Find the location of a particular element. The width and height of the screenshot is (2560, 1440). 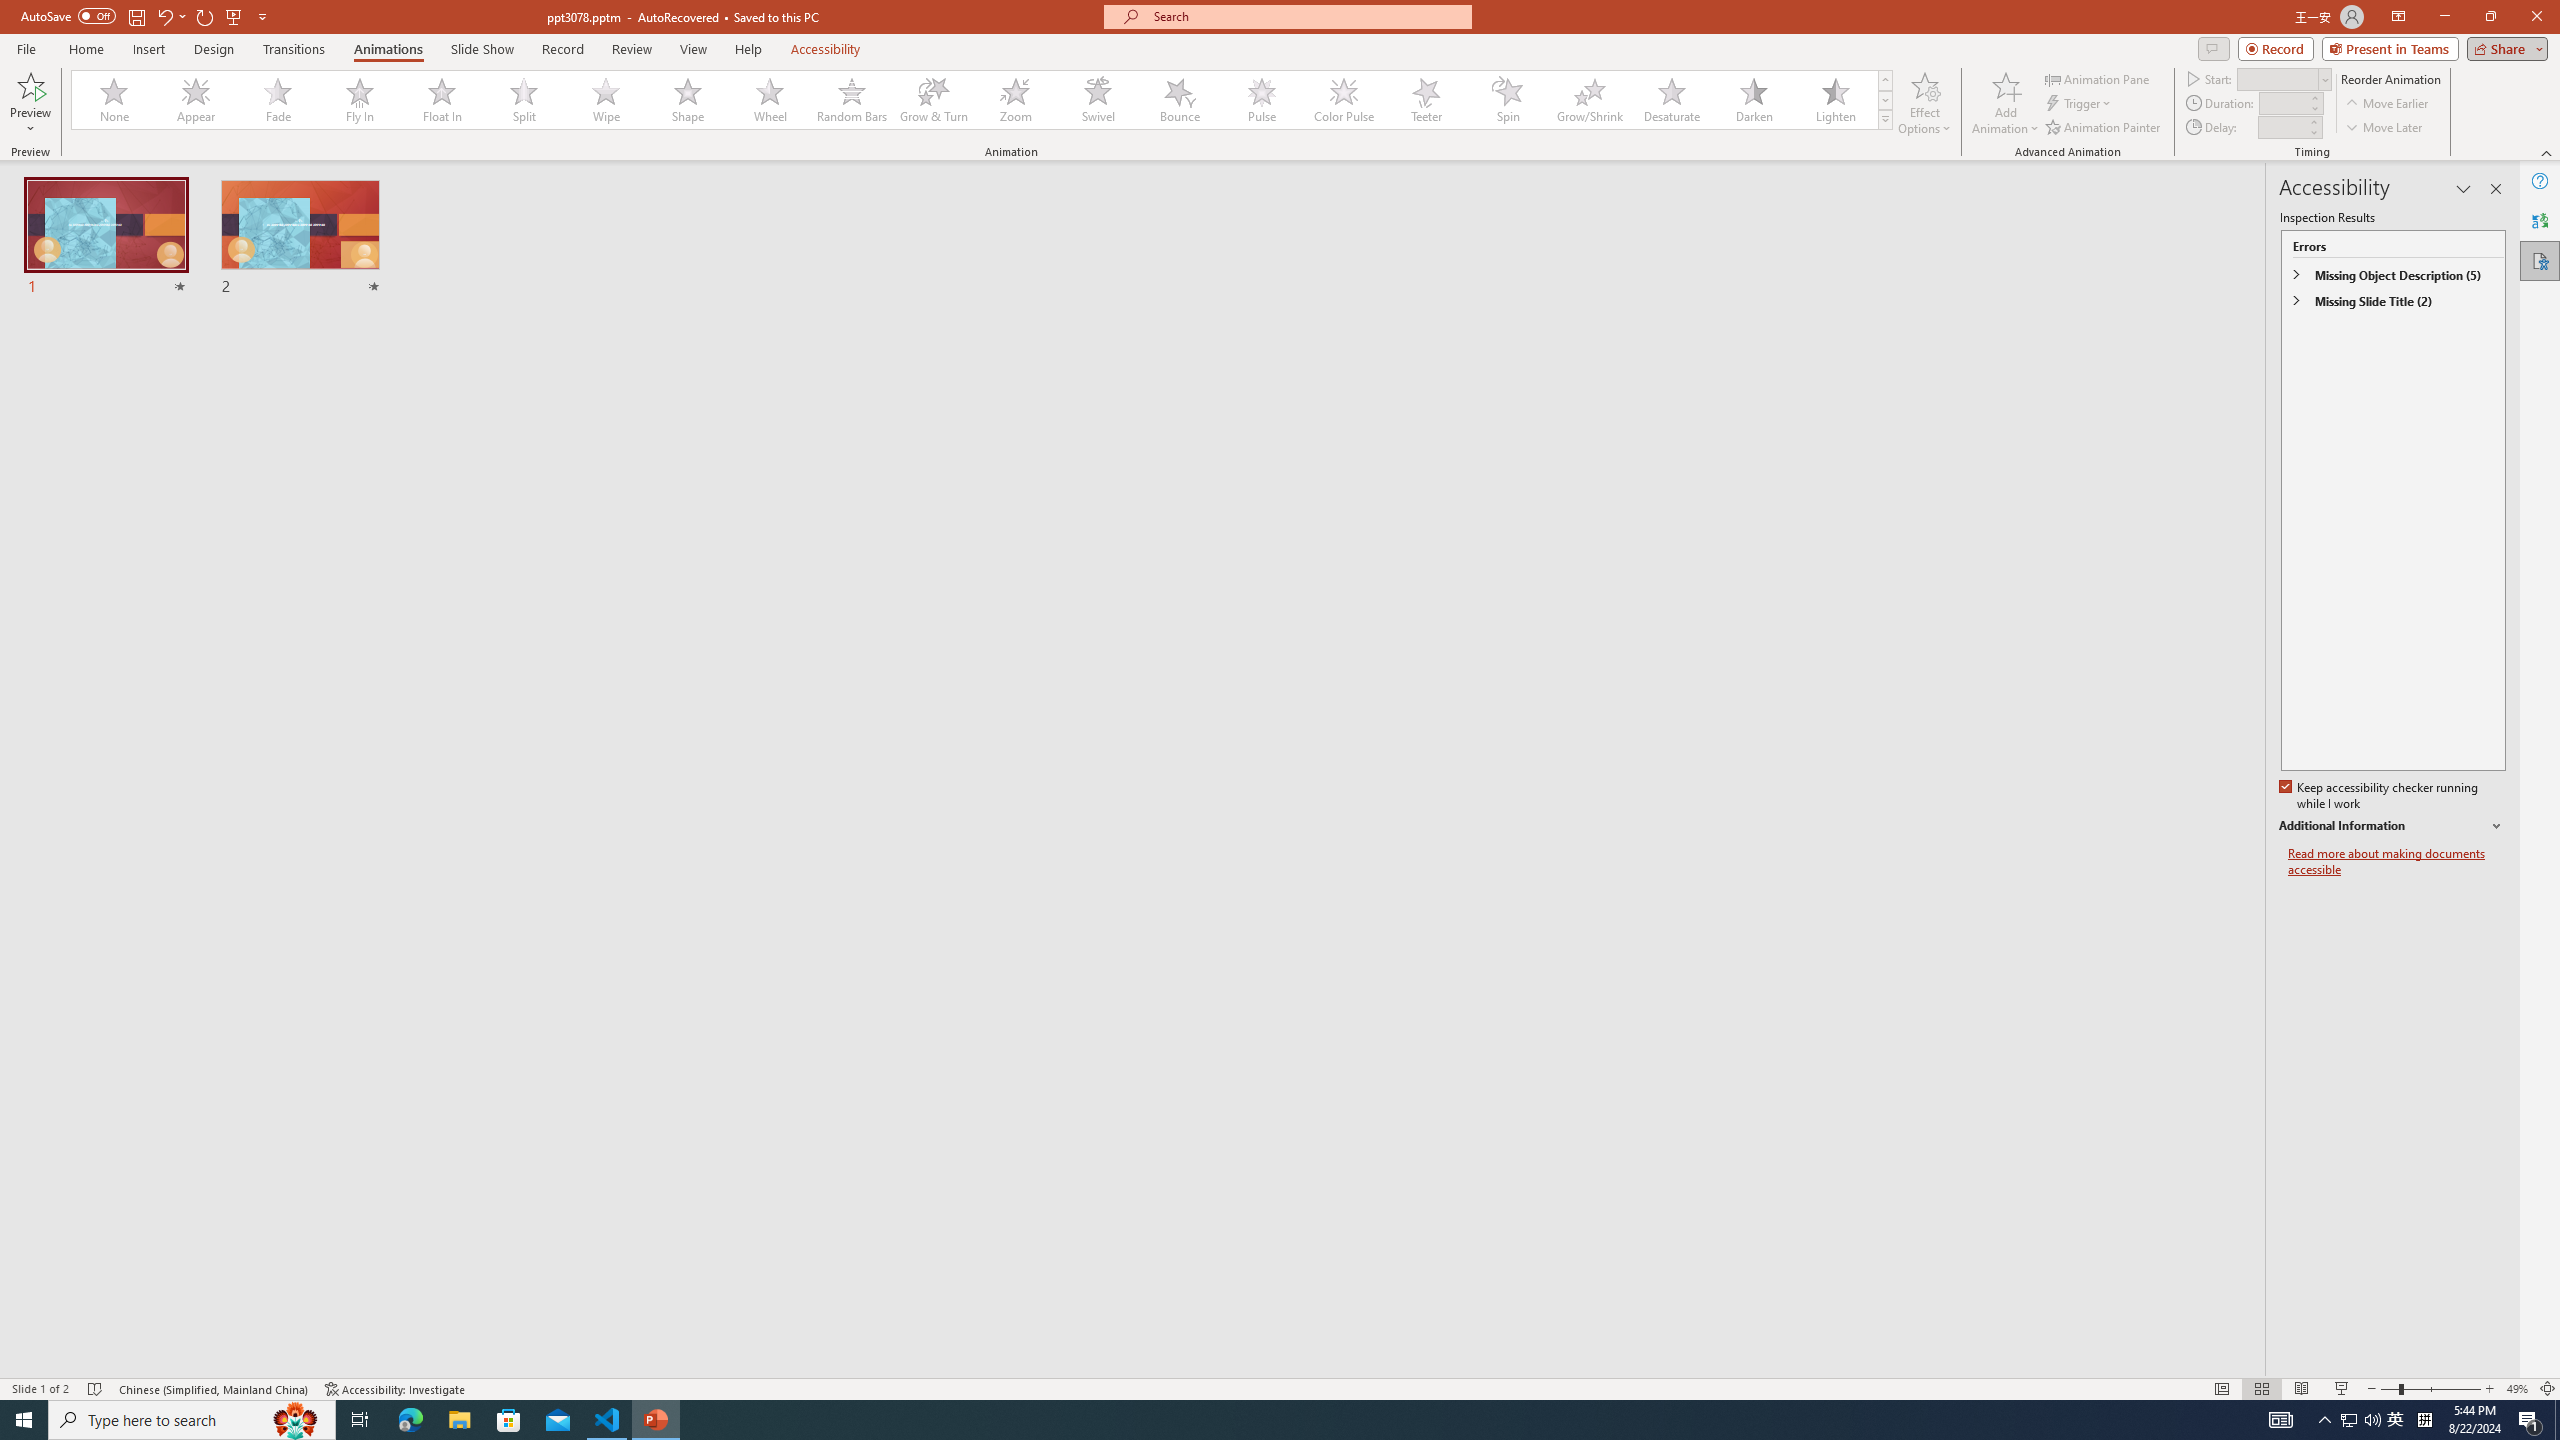

'Zoom 49%' is located at coordinates (2516, 1389).